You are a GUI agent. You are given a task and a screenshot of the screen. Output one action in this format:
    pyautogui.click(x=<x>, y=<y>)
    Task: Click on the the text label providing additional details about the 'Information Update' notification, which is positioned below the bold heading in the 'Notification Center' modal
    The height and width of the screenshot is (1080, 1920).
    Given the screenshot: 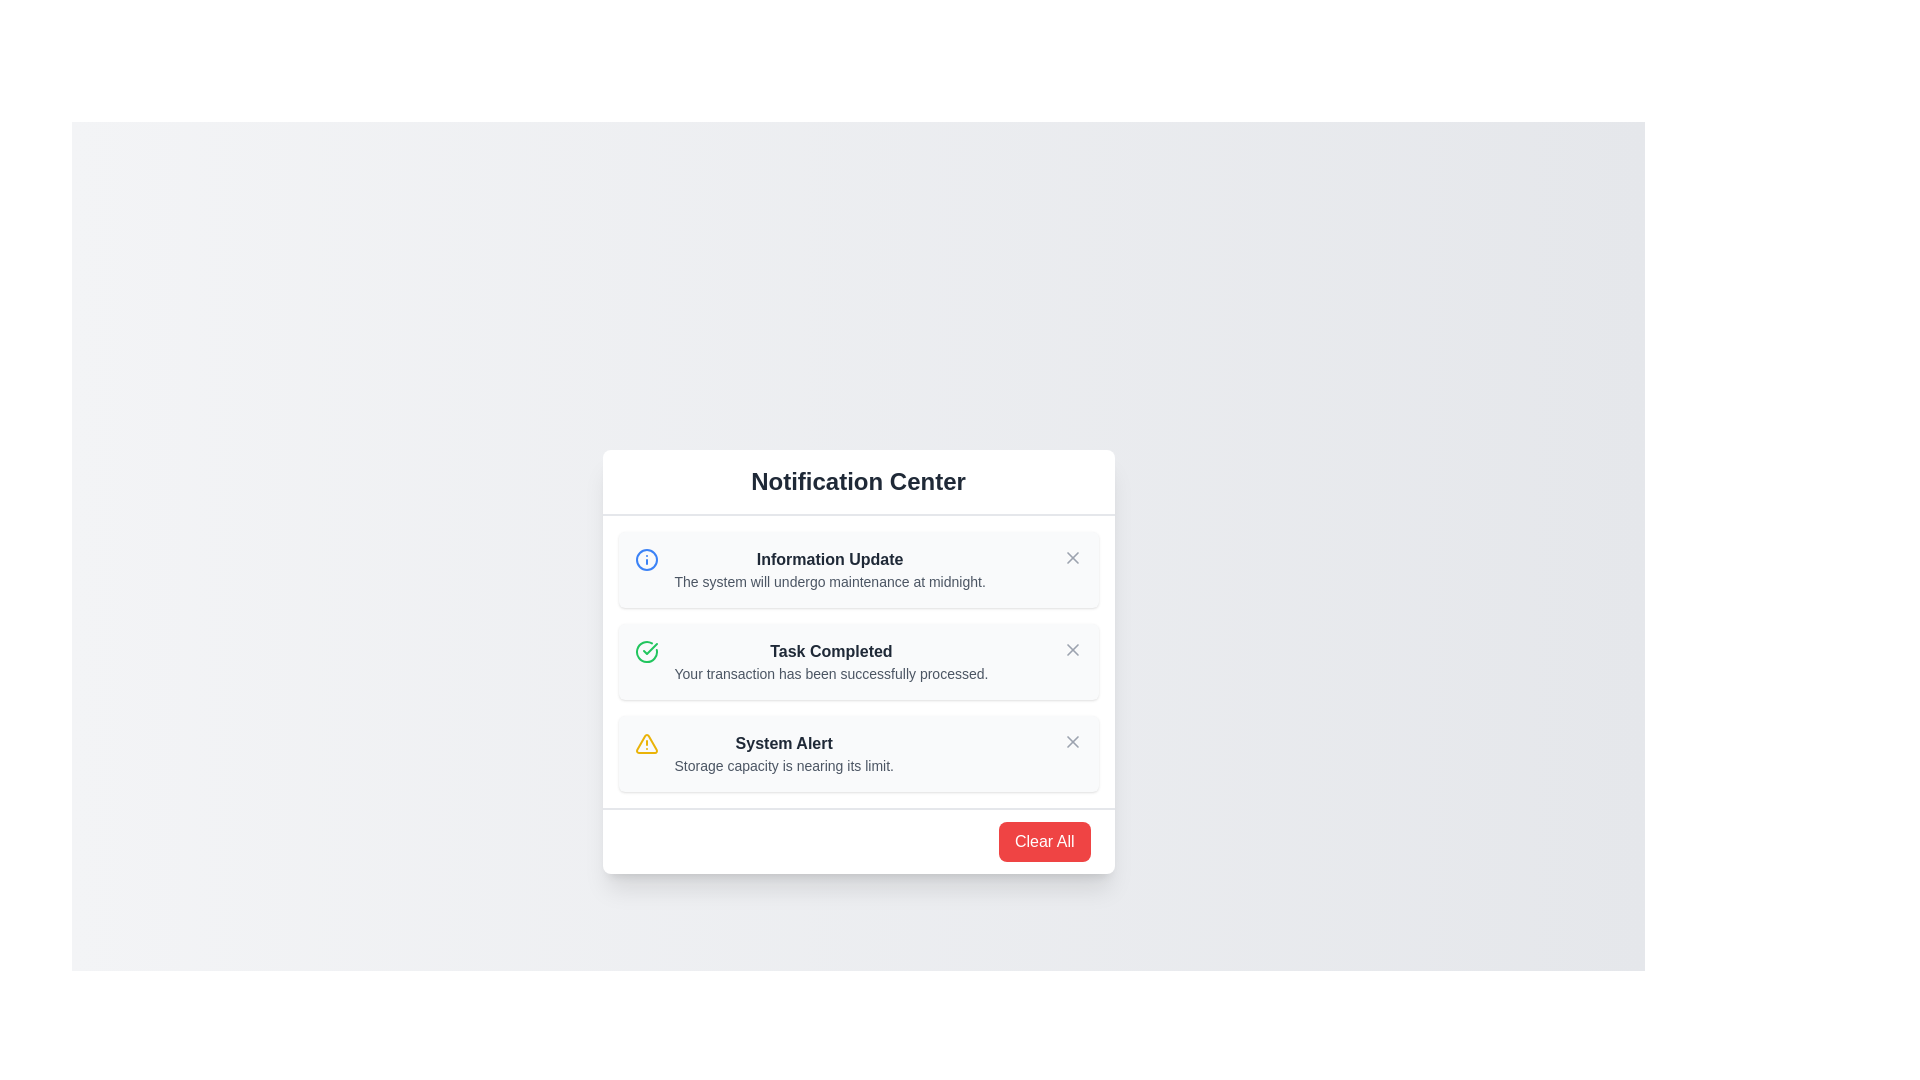 What is the action you would take?
    pyautogui.click(x=830, y=582)
    